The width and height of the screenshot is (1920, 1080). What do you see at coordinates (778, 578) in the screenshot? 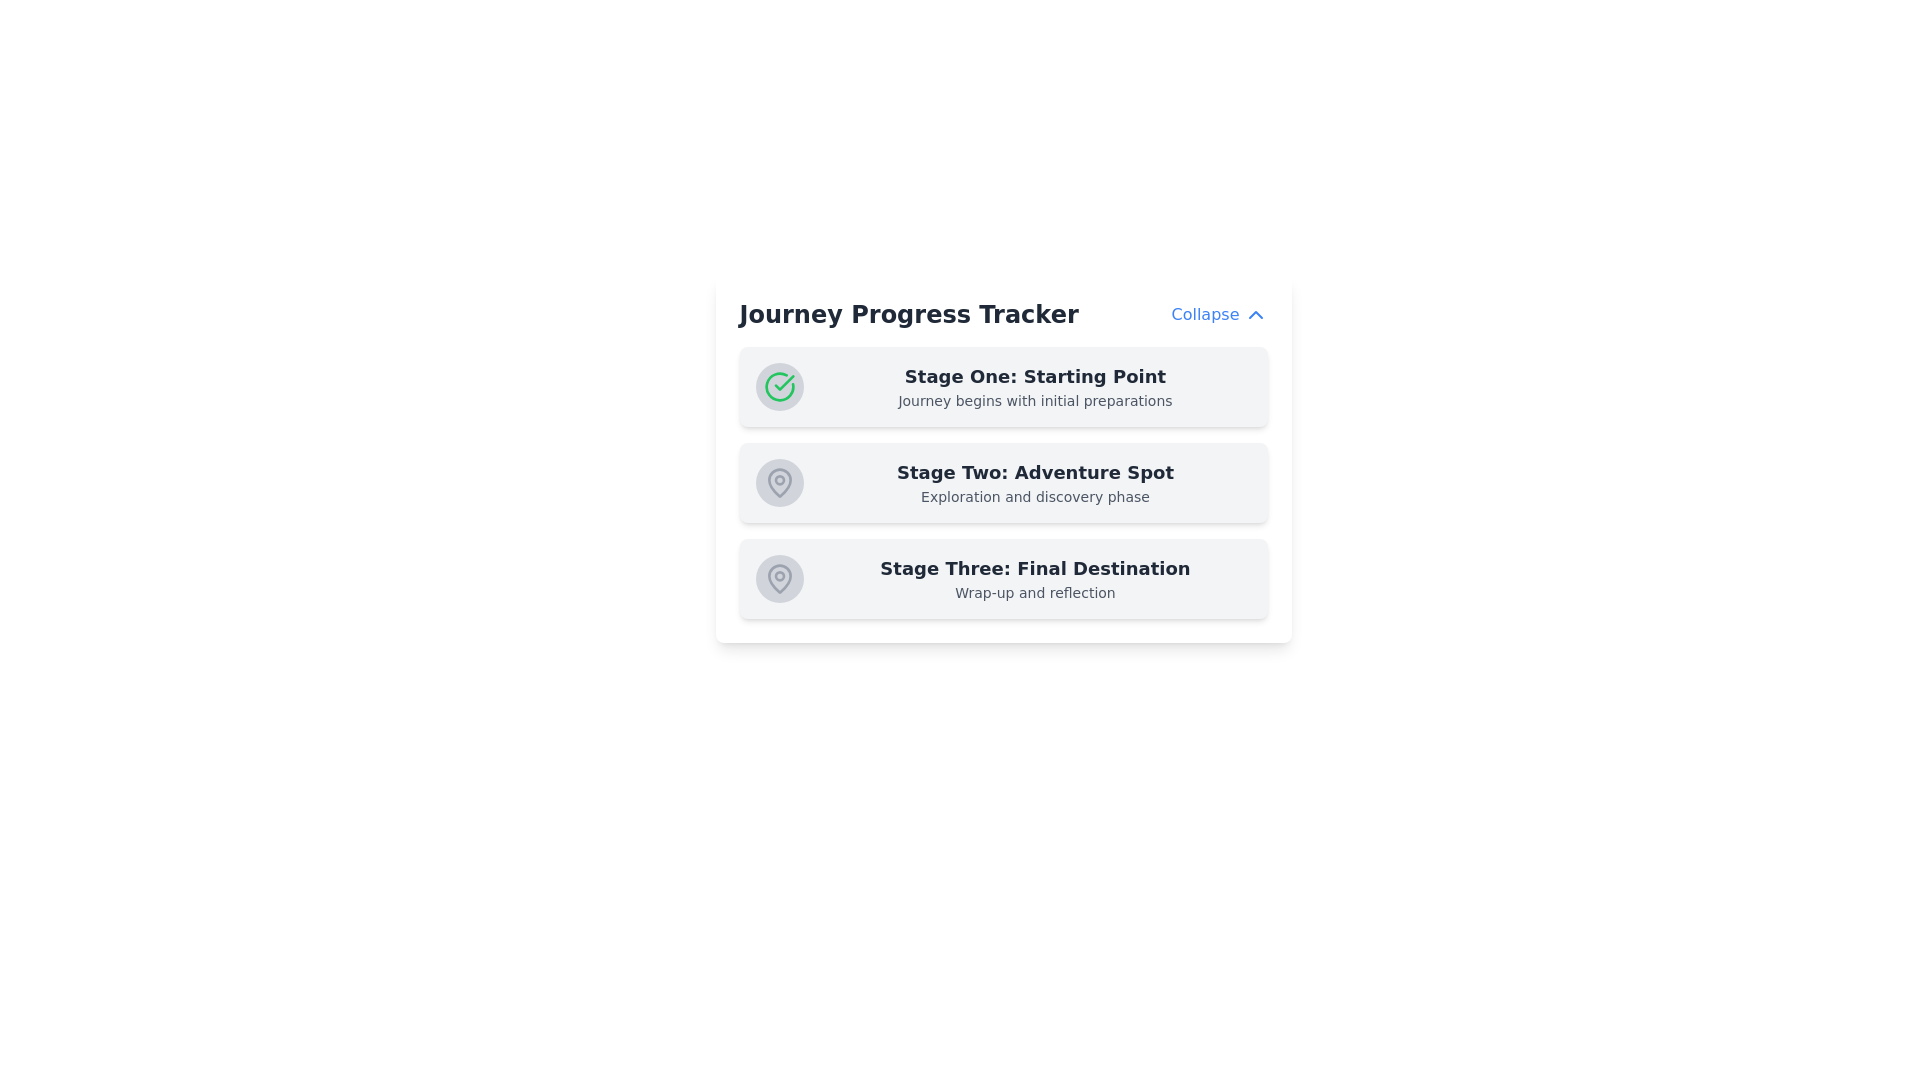
I see `the map pin icon within the circular button in the third item of the vertically stacked progress tracker` at bounding box center [778, 578].